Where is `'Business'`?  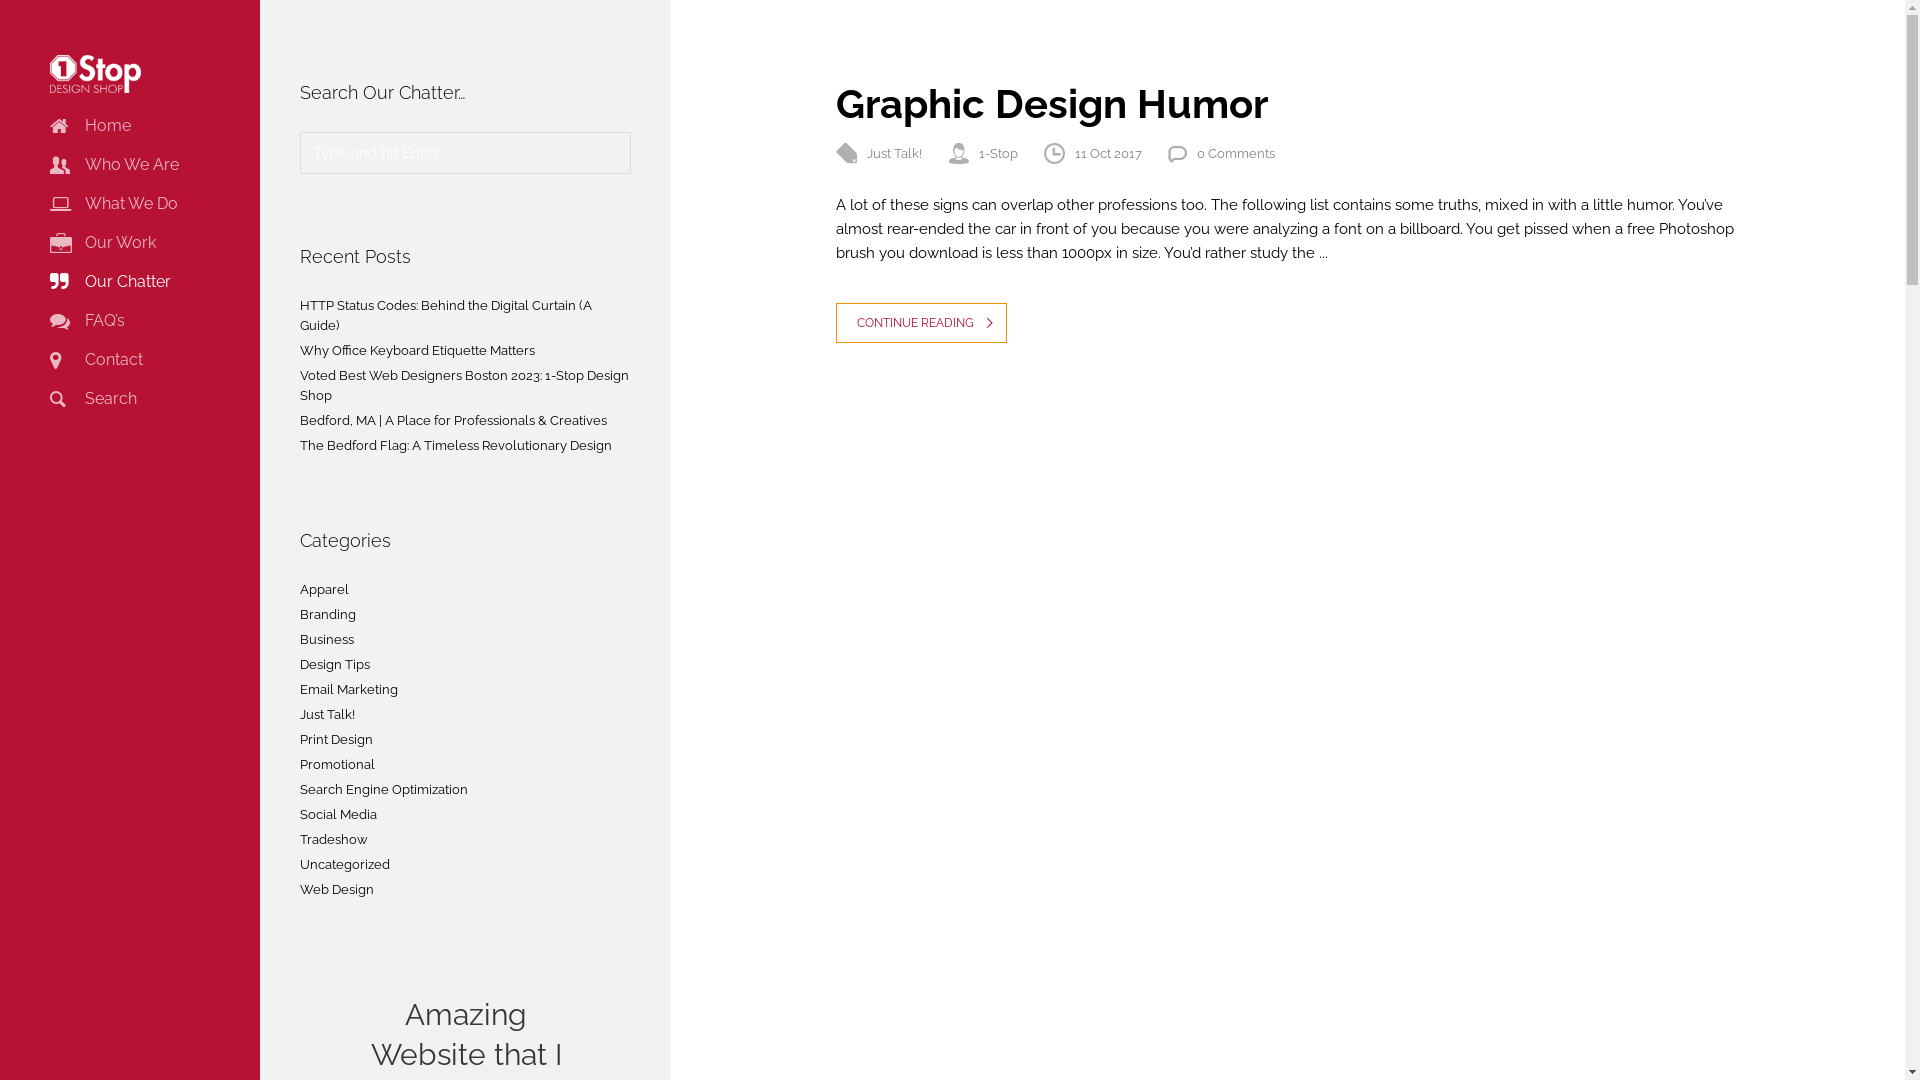 'Business' is located at coordinates (326, 640).